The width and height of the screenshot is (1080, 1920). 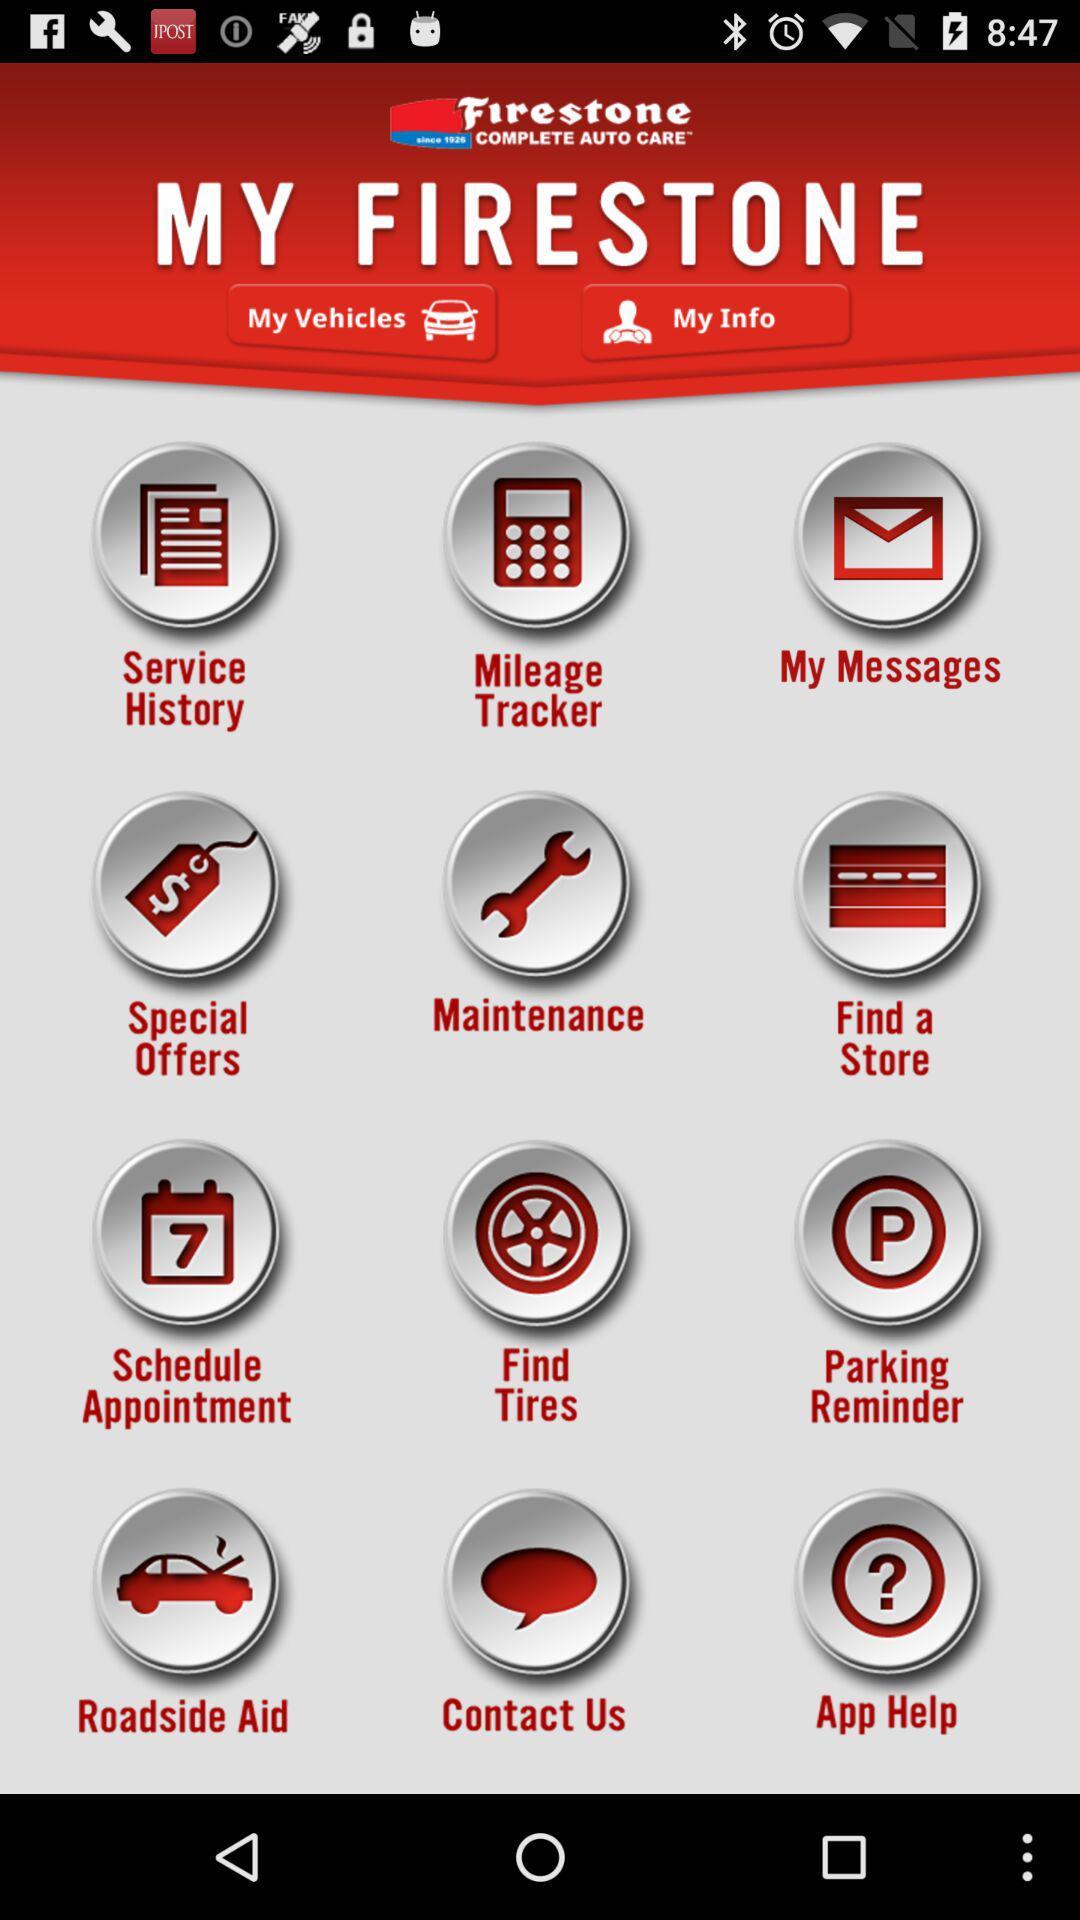 What do you see at coordinates (890, 586) in the screenshot?
I see `messages` at bounding box center [890, 586].